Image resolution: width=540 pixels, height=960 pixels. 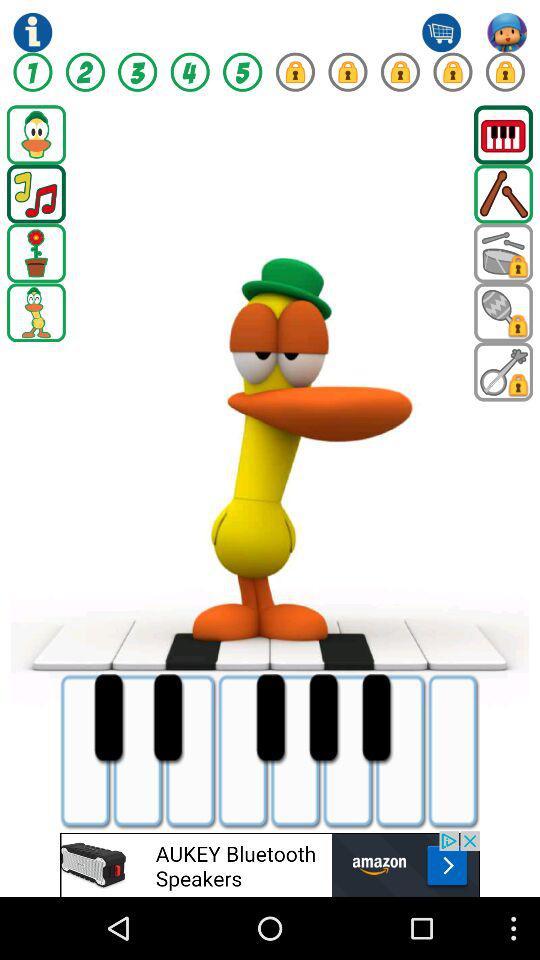 I want to click on lock button, so click(x=400, y=72).